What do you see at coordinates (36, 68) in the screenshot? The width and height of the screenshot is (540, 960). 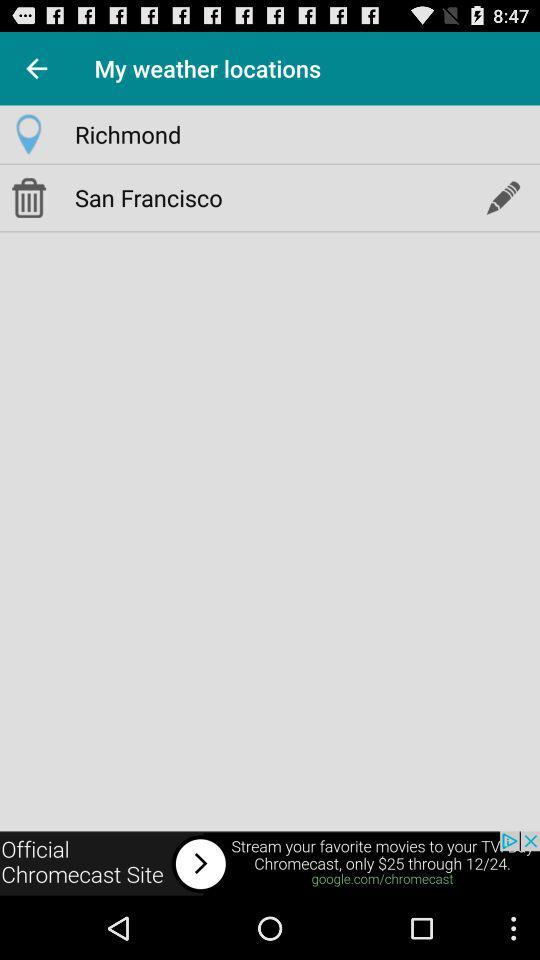 I see `go back` at bounding box center [36, 68].